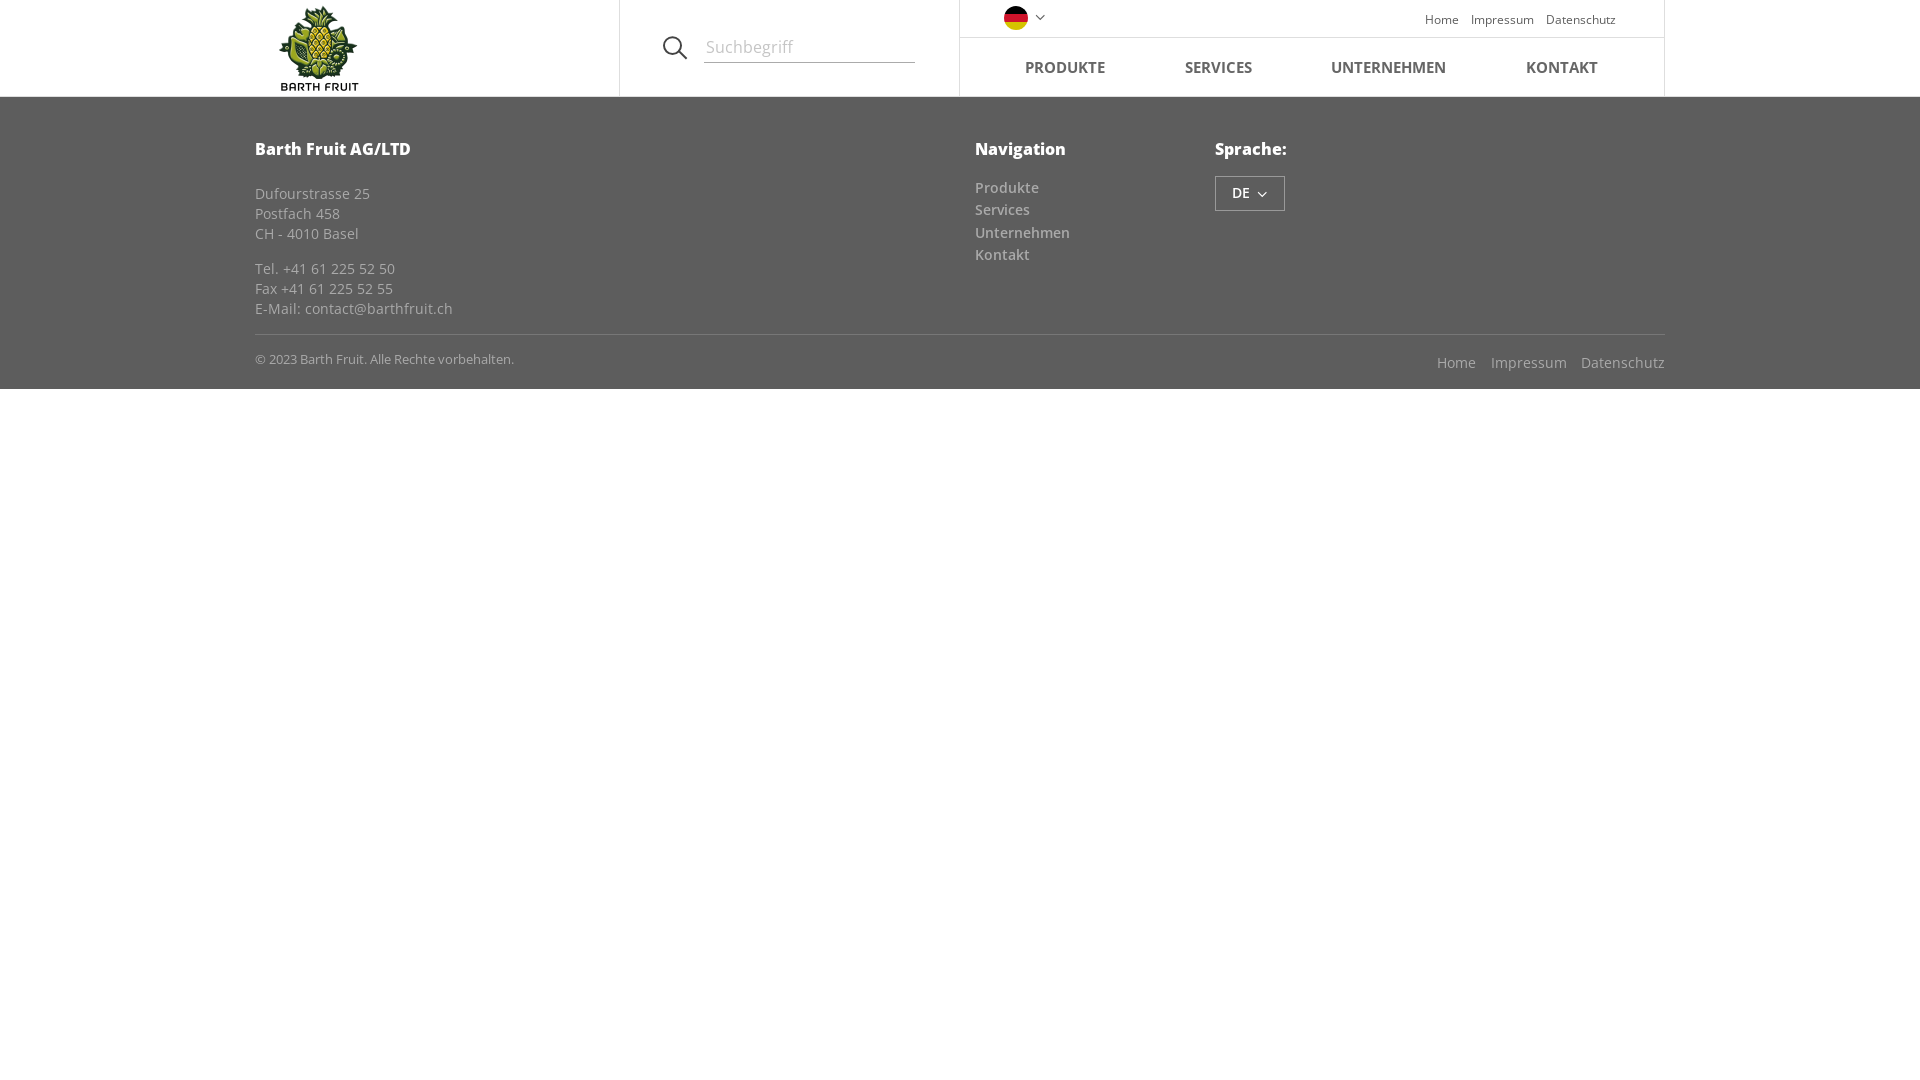 Image resolution: width=1920 pixels, height=1080 pixels. What do you see at coordinates (1616, 362) in the screenshot?
I see `'Datenschutz'` at bounding box center [1616, 362].